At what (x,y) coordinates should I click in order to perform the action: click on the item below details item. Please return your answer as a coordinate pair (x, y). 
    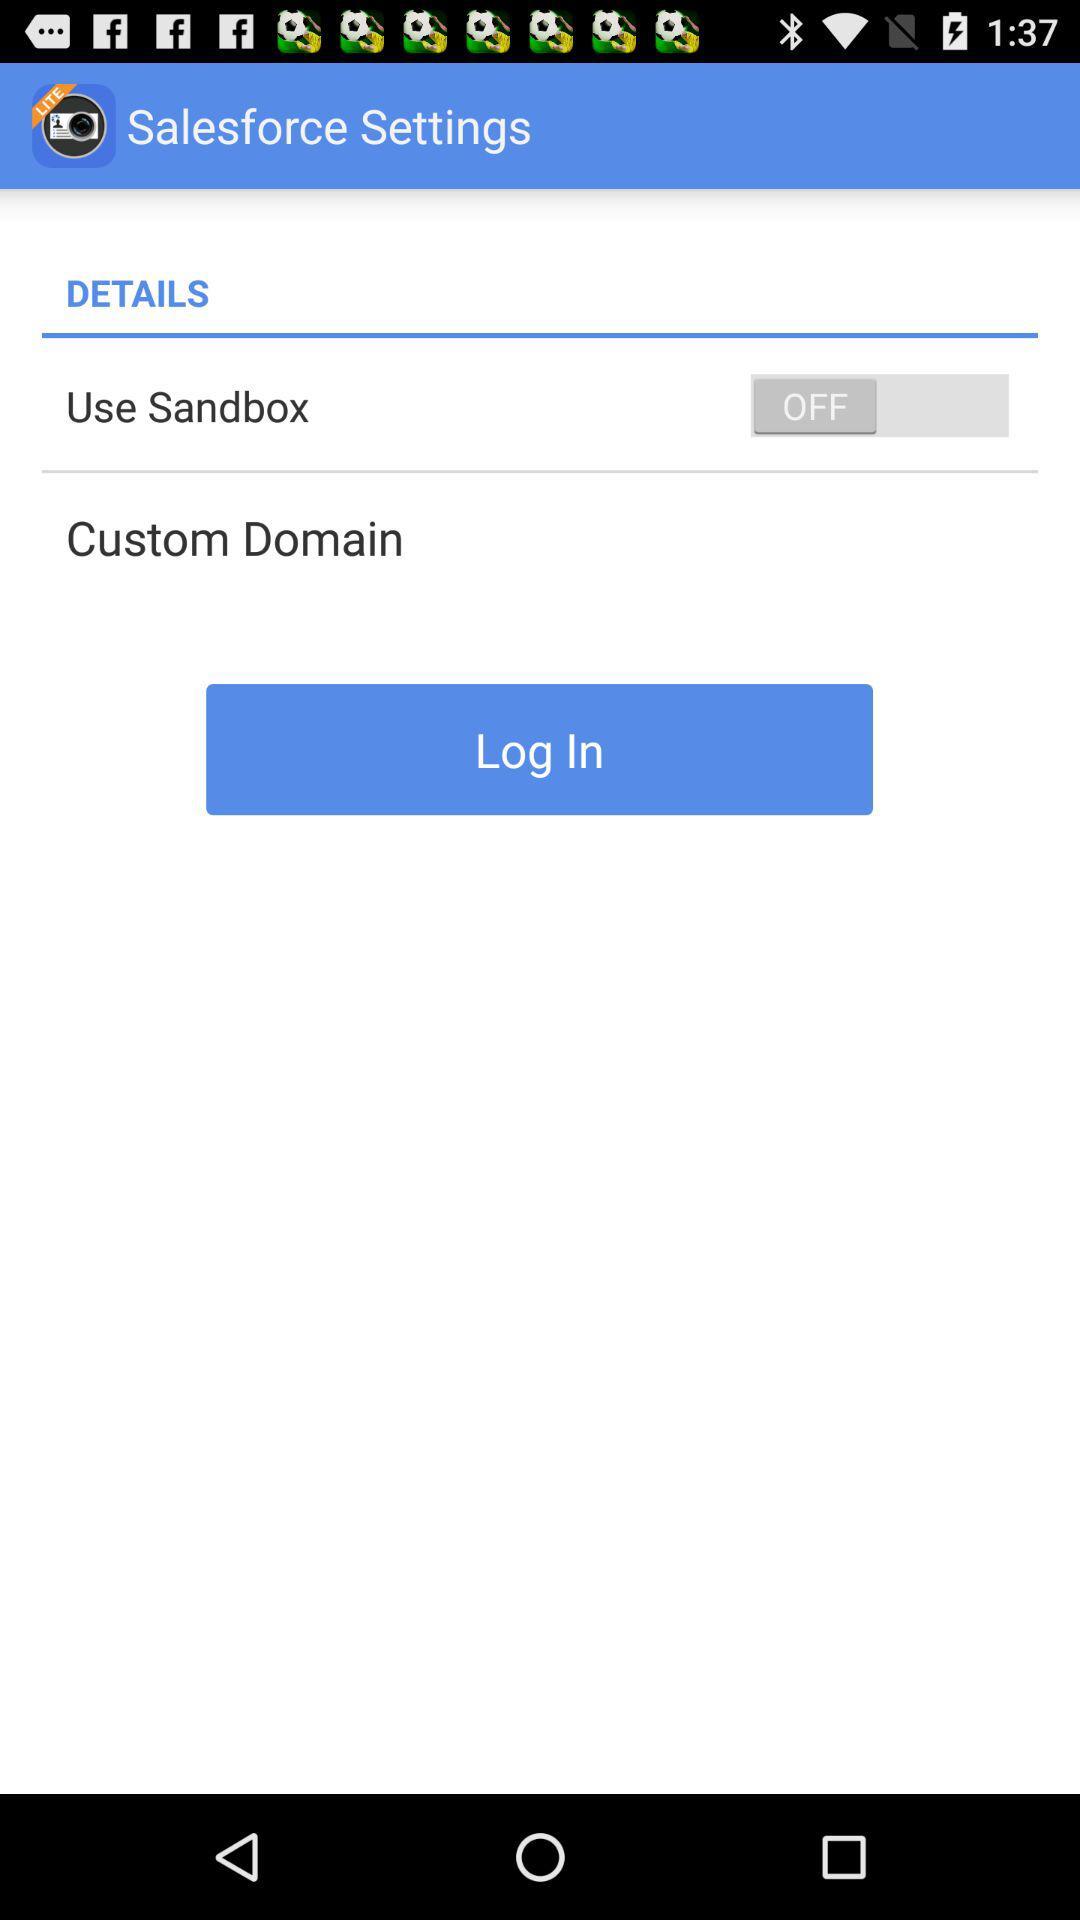
    Looking at the image, I should click on (540, 335).